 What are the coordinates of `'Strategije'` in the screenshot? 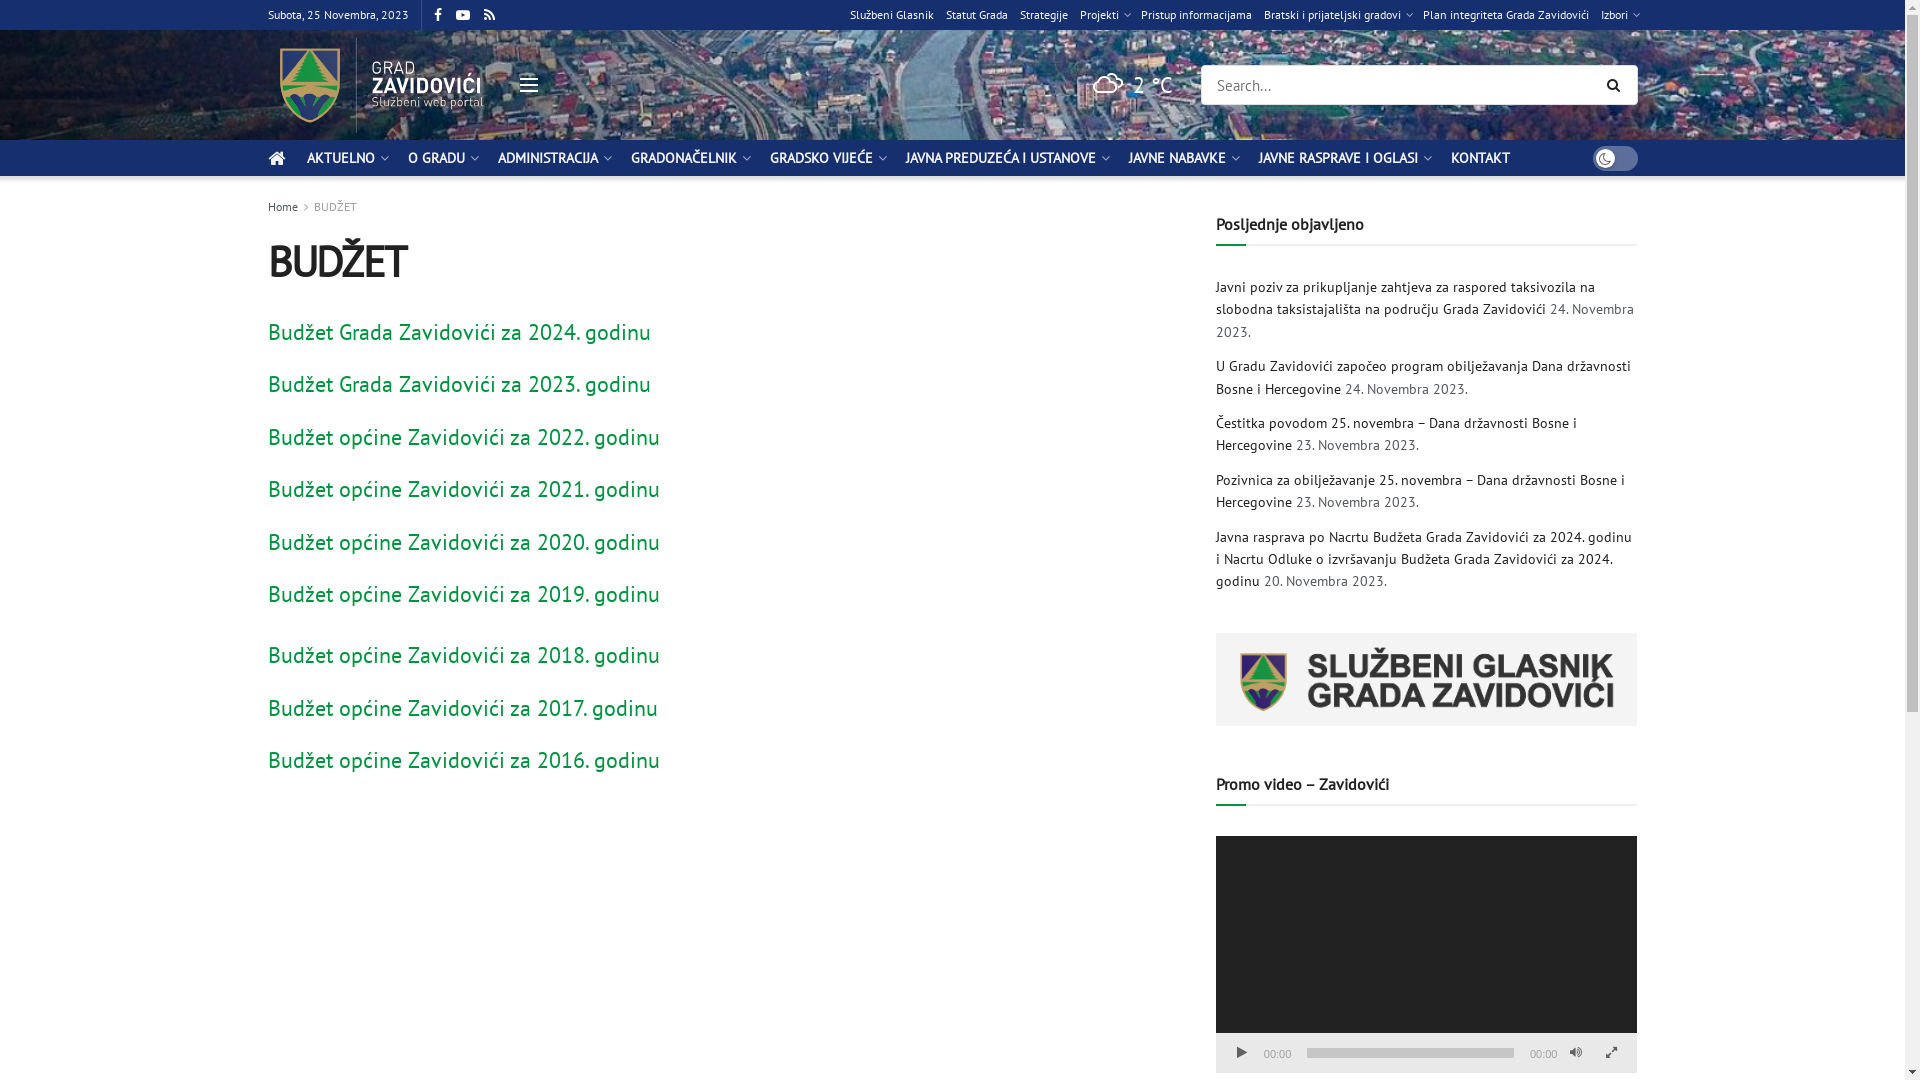 It's located at (1042, 15).